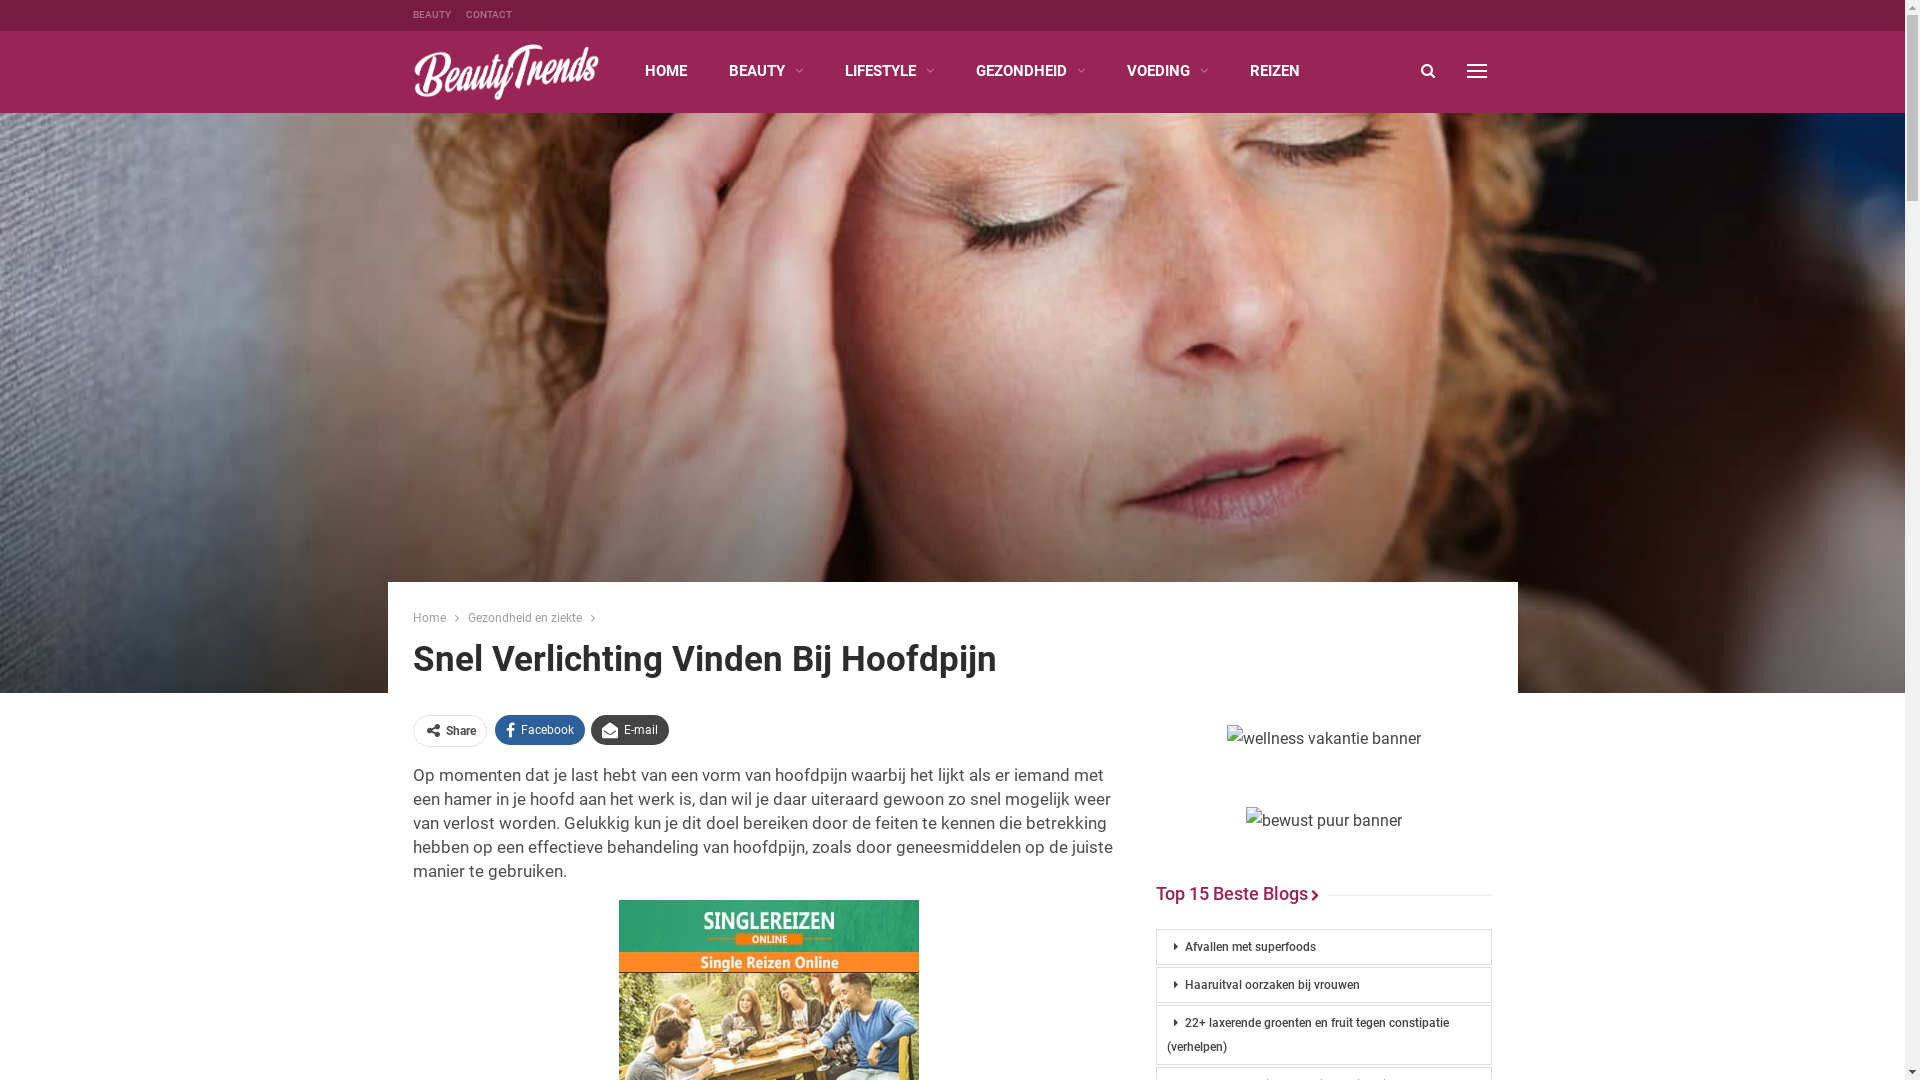  Describe the element at coordinates (489, 14) in the screenshot. I see `'CONTACT'` at that location.